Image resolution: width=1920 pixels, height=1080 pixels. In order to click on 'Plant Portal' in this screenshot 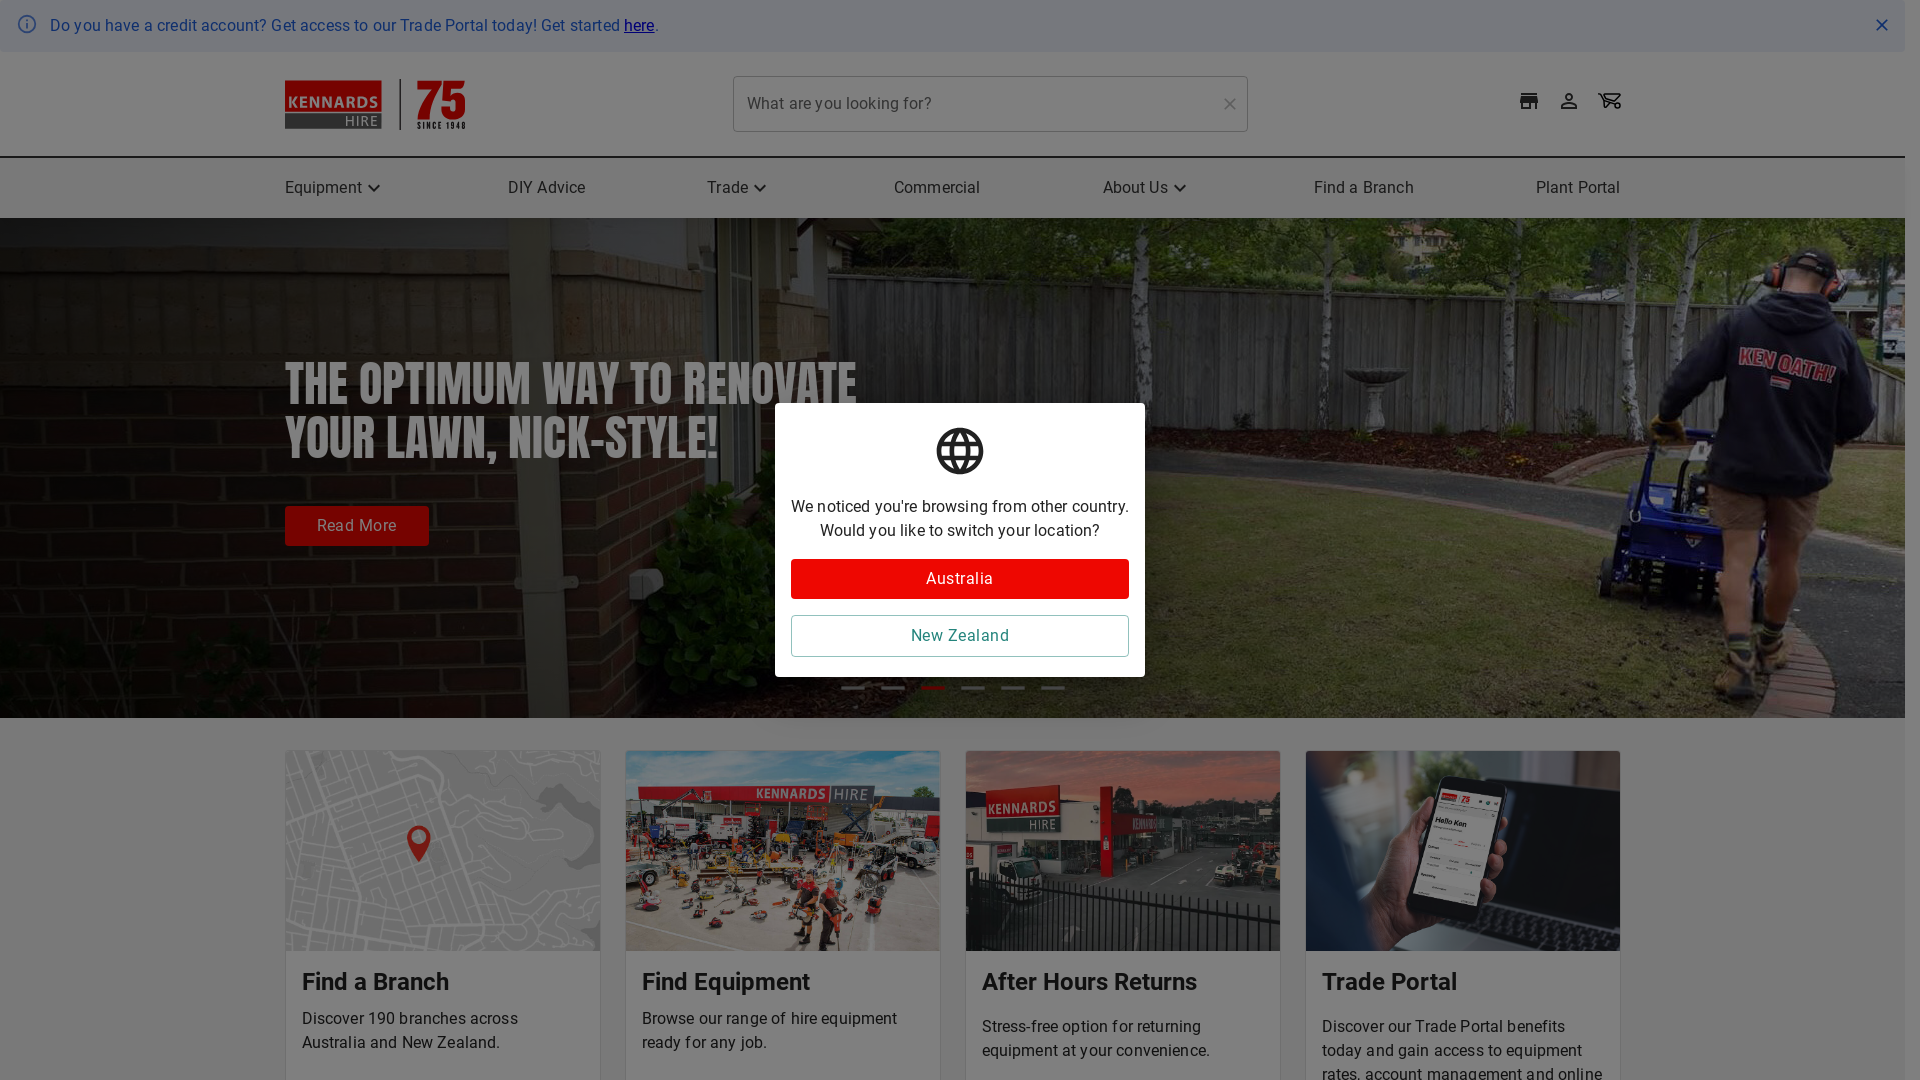, I will do `click(1577, 188)`.